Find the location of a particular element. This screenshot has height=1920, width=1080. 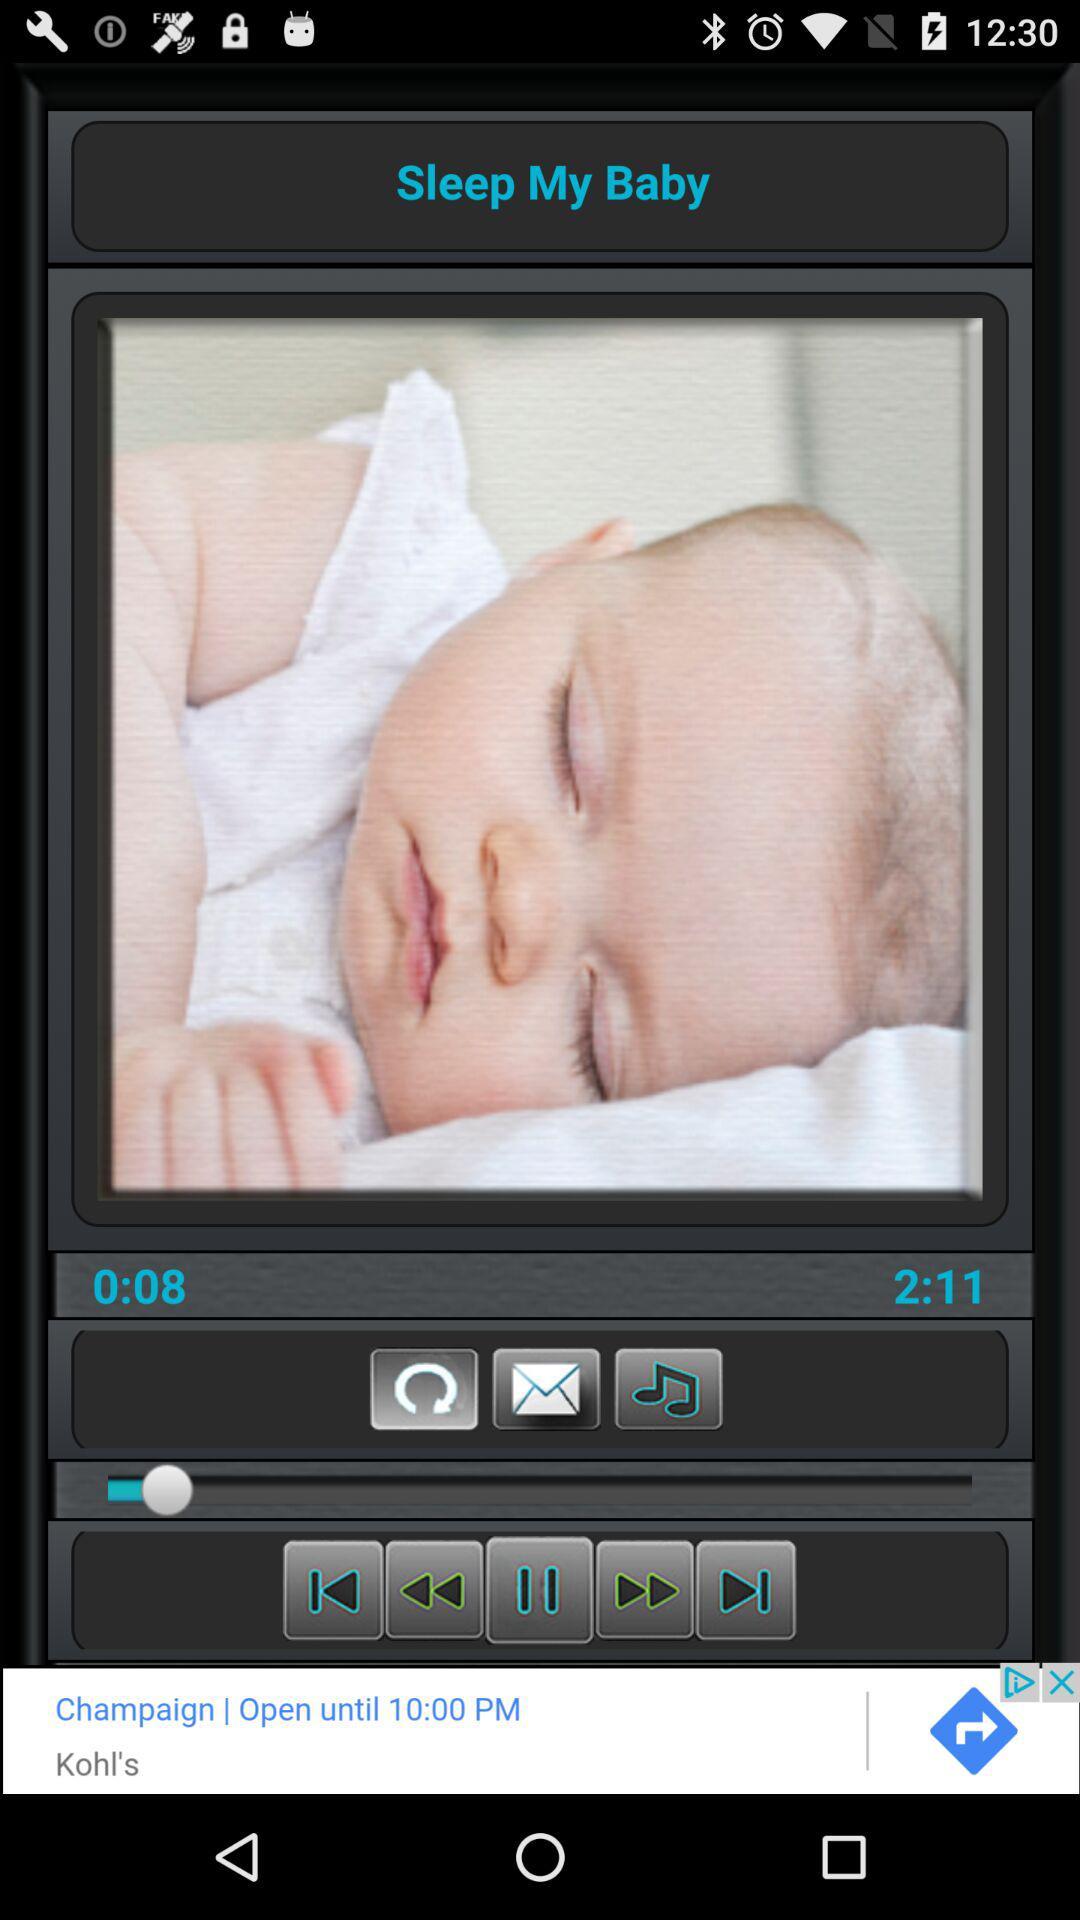

comment box is located at coordinates (546, 1387).